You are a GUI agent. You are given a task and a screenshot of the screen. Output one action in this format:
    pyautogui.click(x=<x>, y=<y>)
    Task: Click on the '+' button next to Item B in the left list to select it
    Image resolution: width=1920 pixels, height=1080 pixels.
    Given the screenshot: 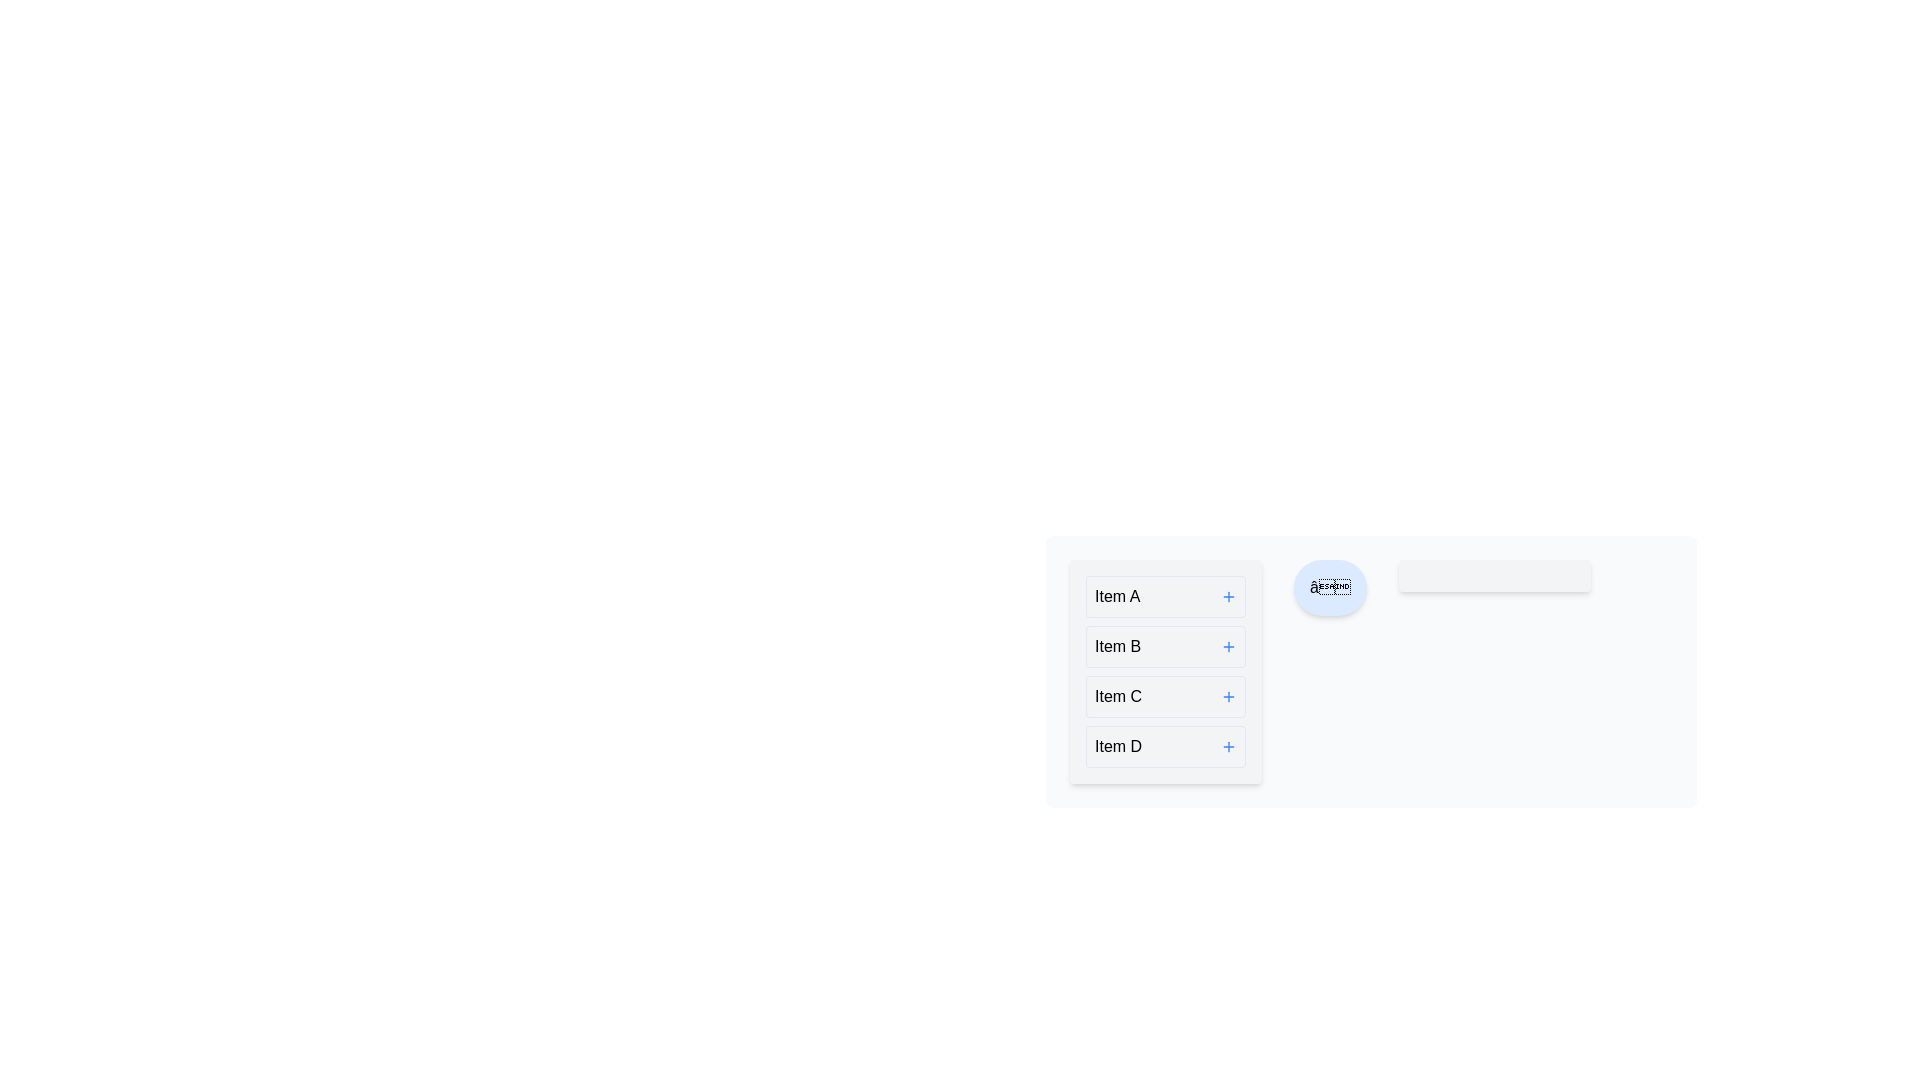 What is the action you would take?
    pyautogui.click(x=1227, y=647)
    